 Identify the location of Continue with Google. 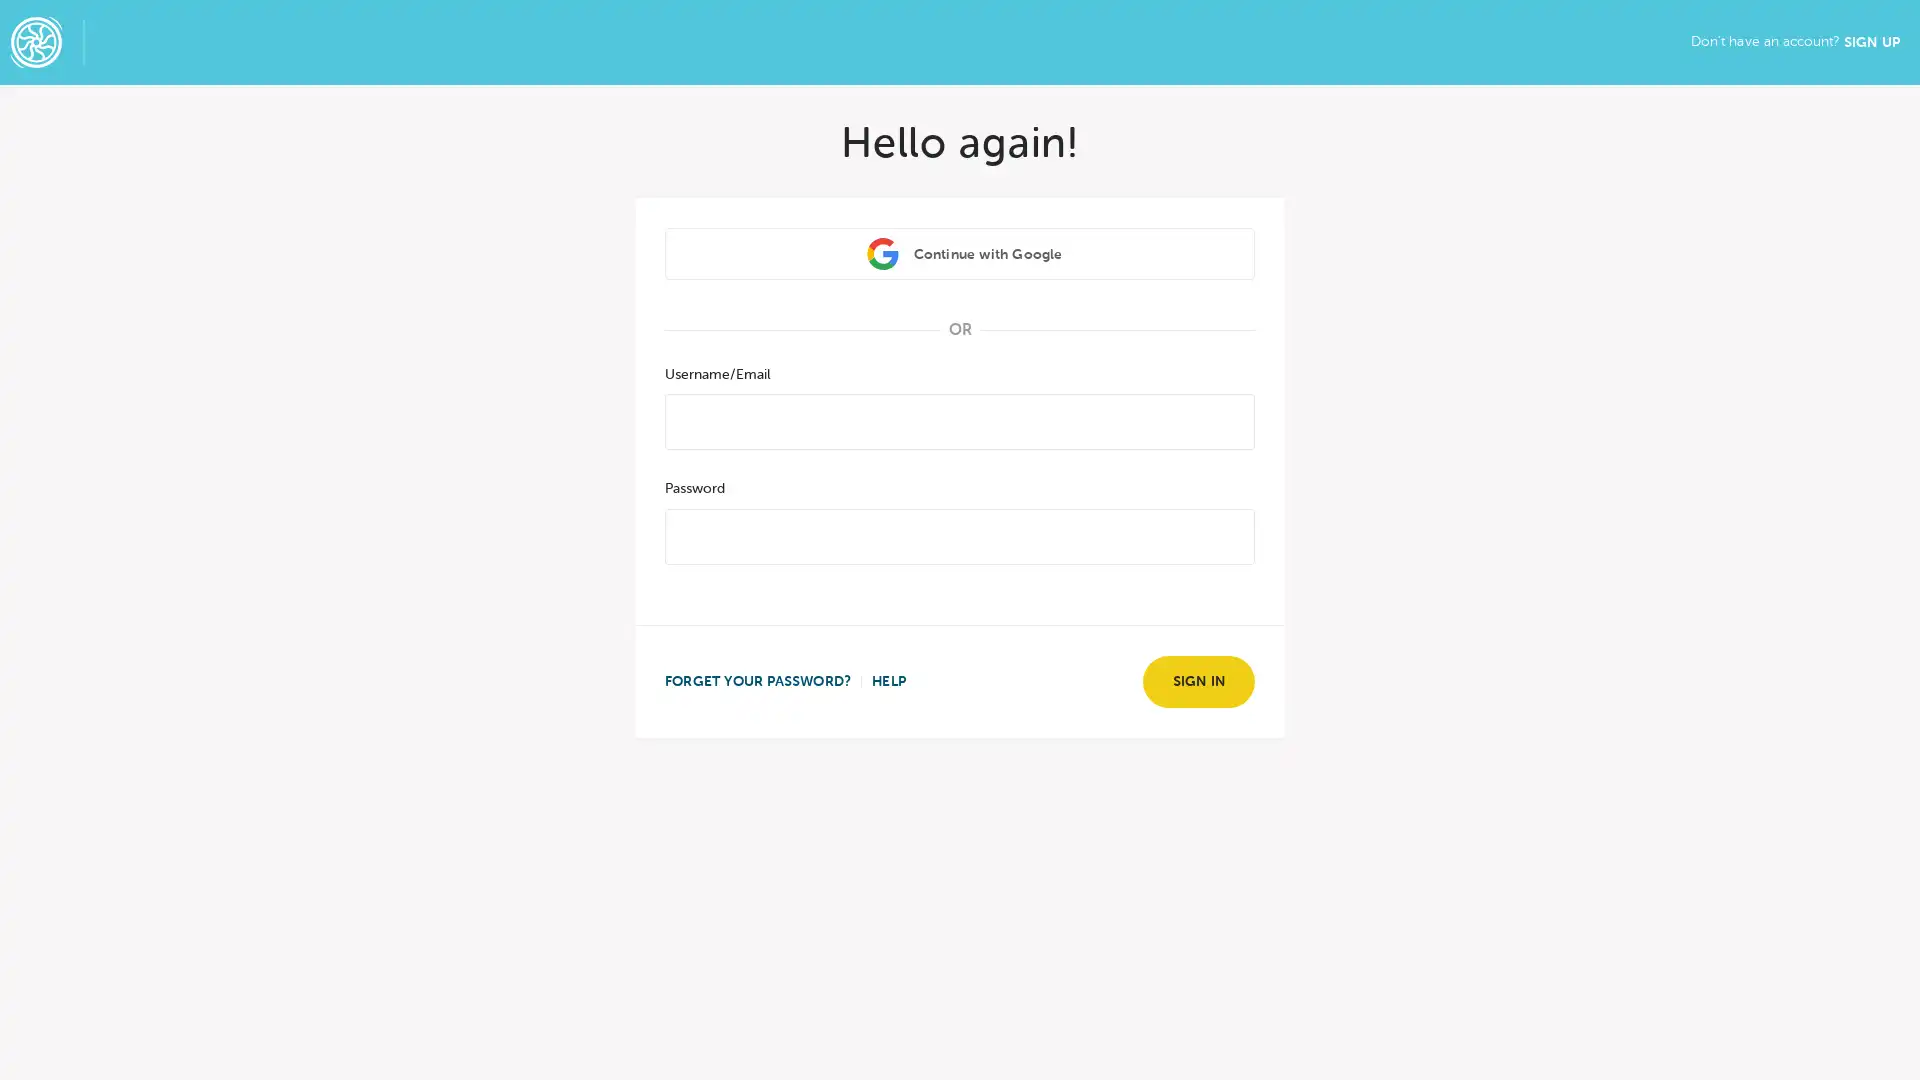
(960, 252).